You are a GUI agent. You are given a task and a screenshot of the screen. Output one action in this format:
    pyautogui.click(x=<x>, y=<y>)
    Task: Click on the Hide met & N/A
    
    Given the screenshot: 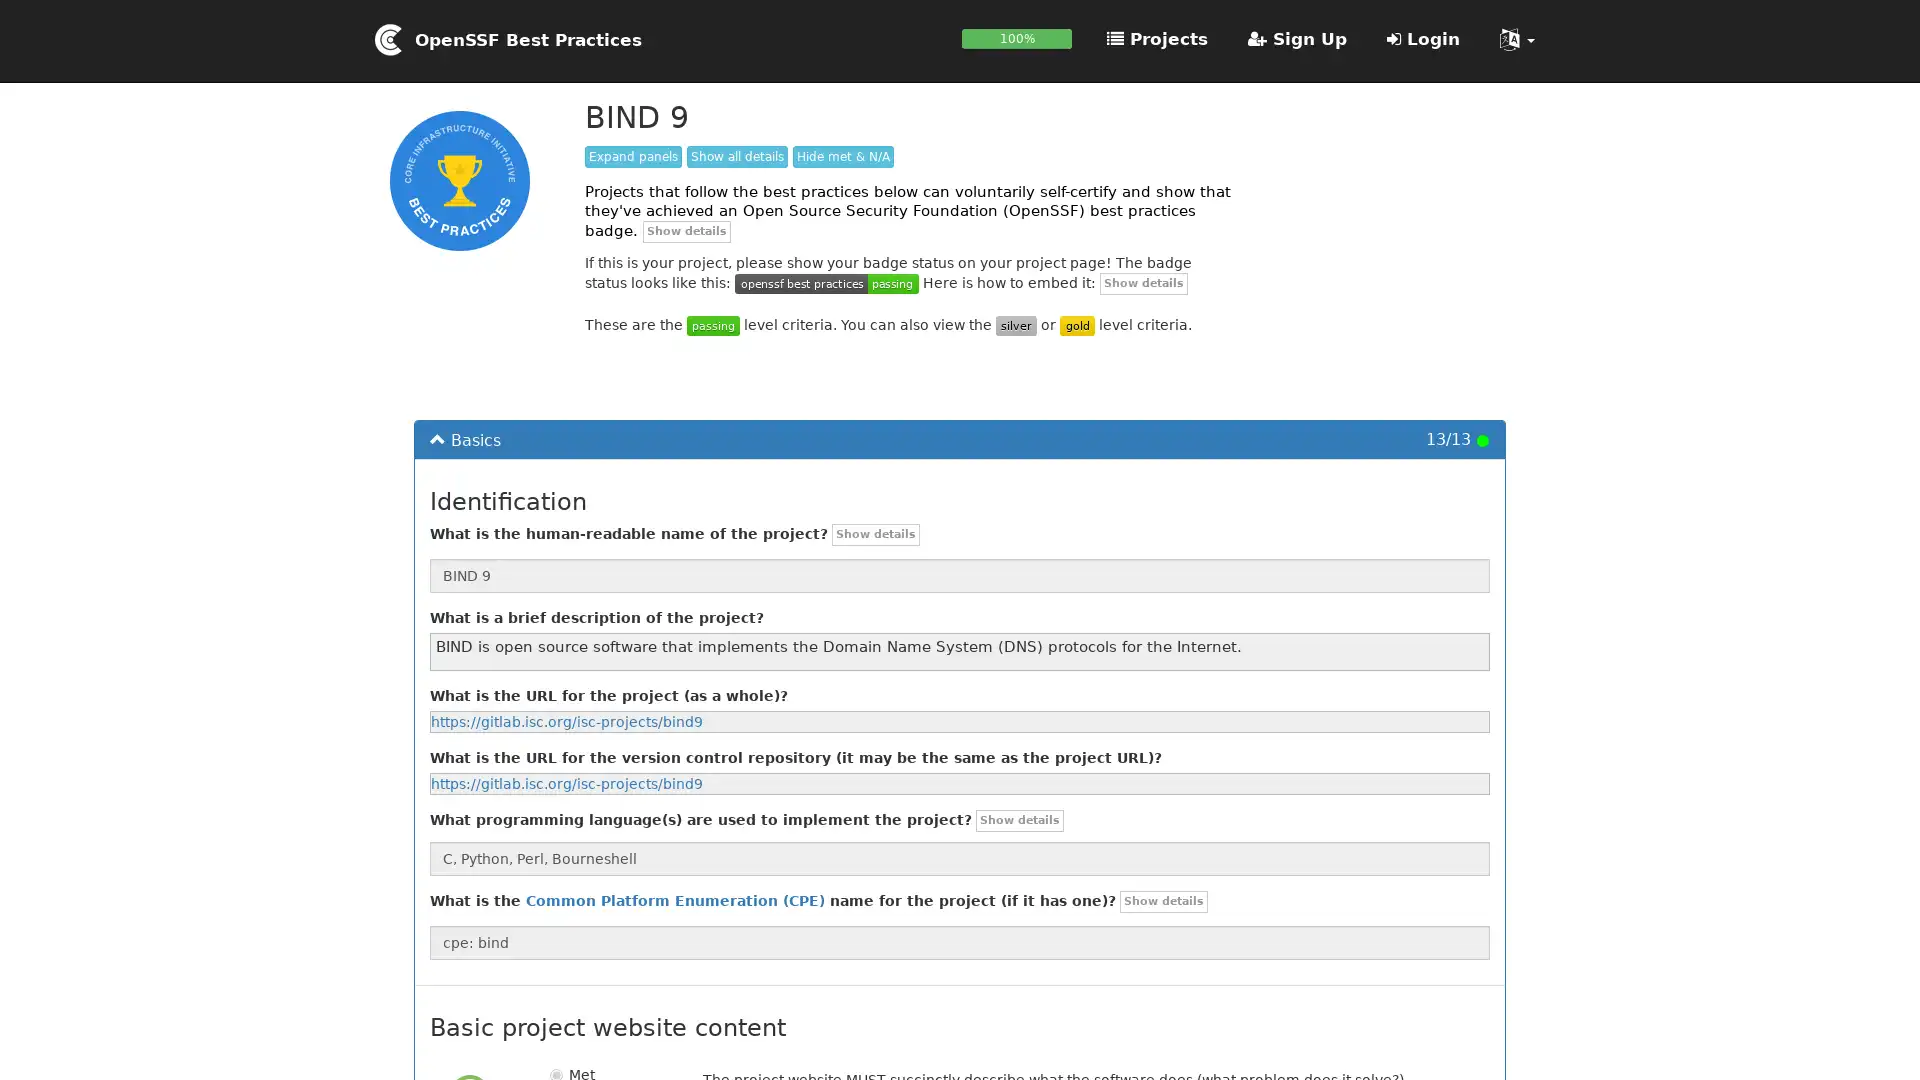 What is the action you would take?
    pyautogui.click(x=843, y=156)
    